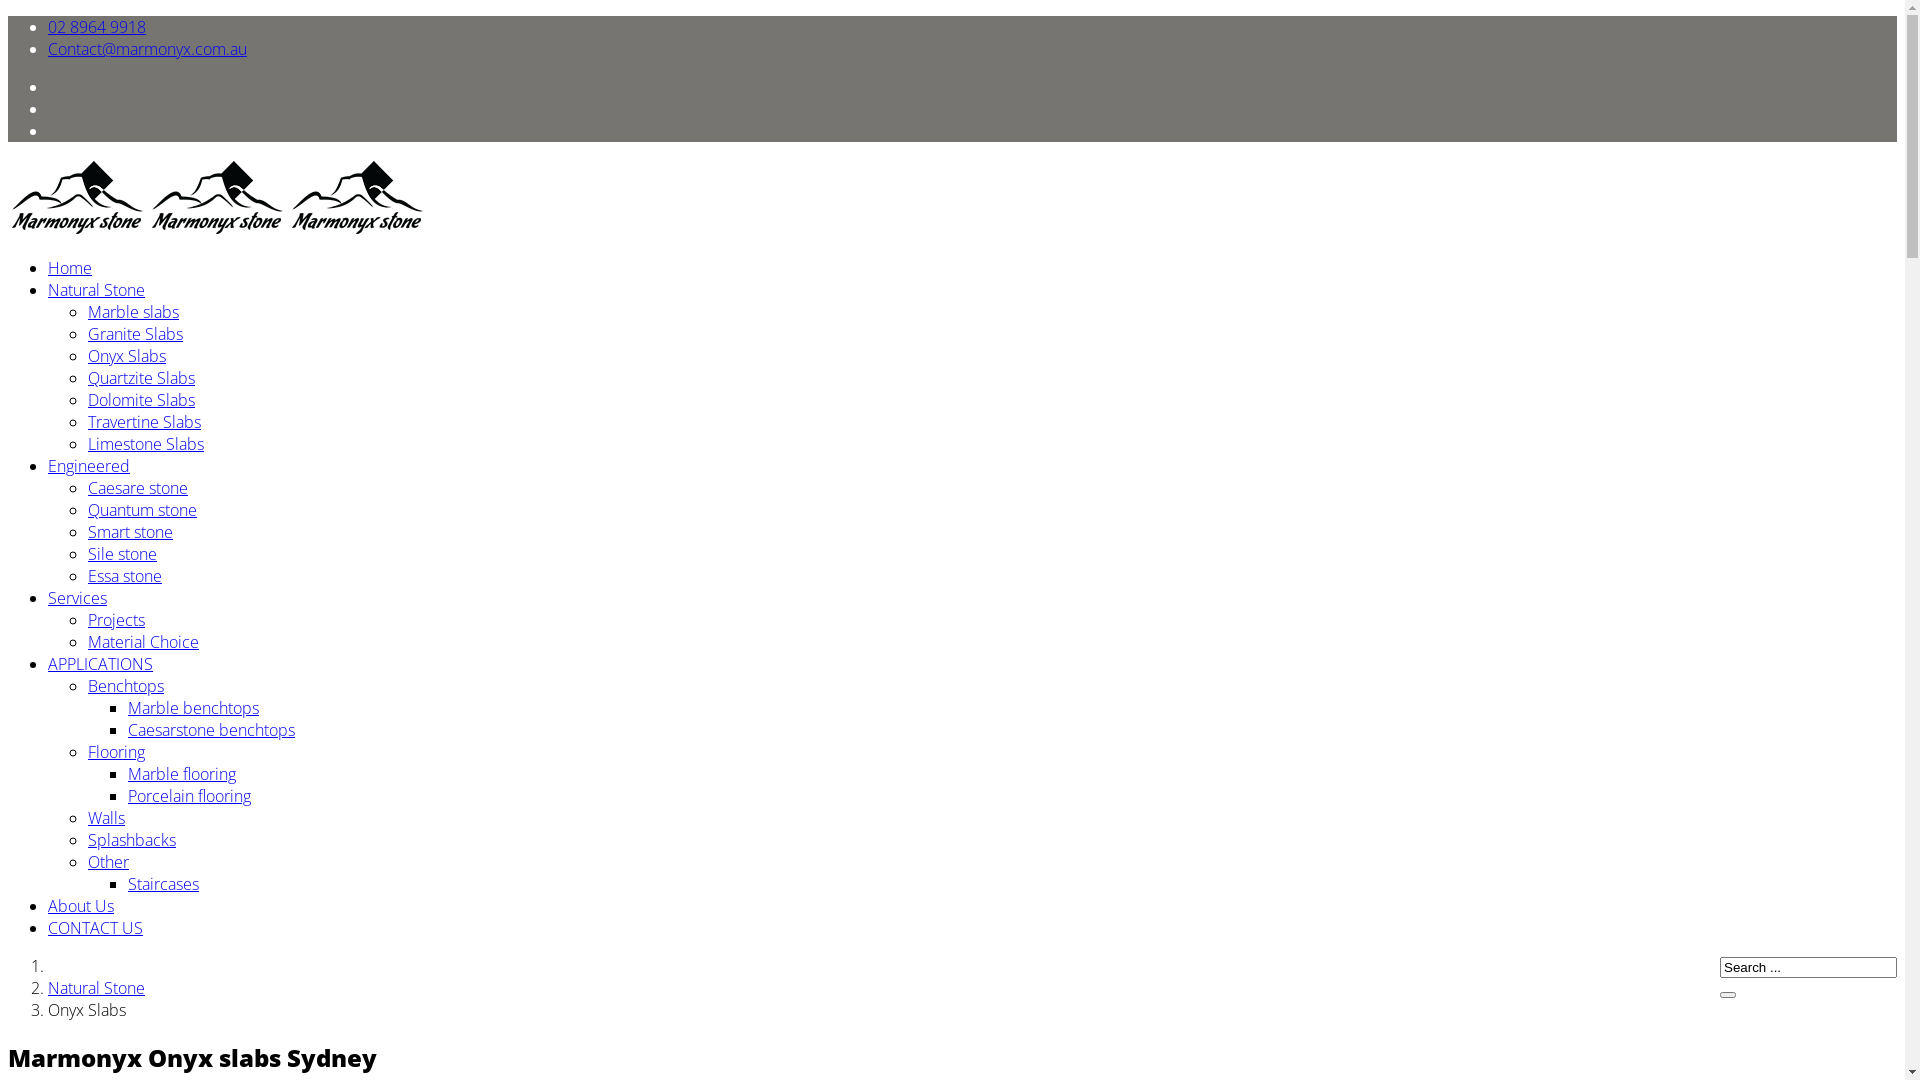  Describe the element at coordinates (86, 817) in the screenshot. I see `'Walls'` at that location.